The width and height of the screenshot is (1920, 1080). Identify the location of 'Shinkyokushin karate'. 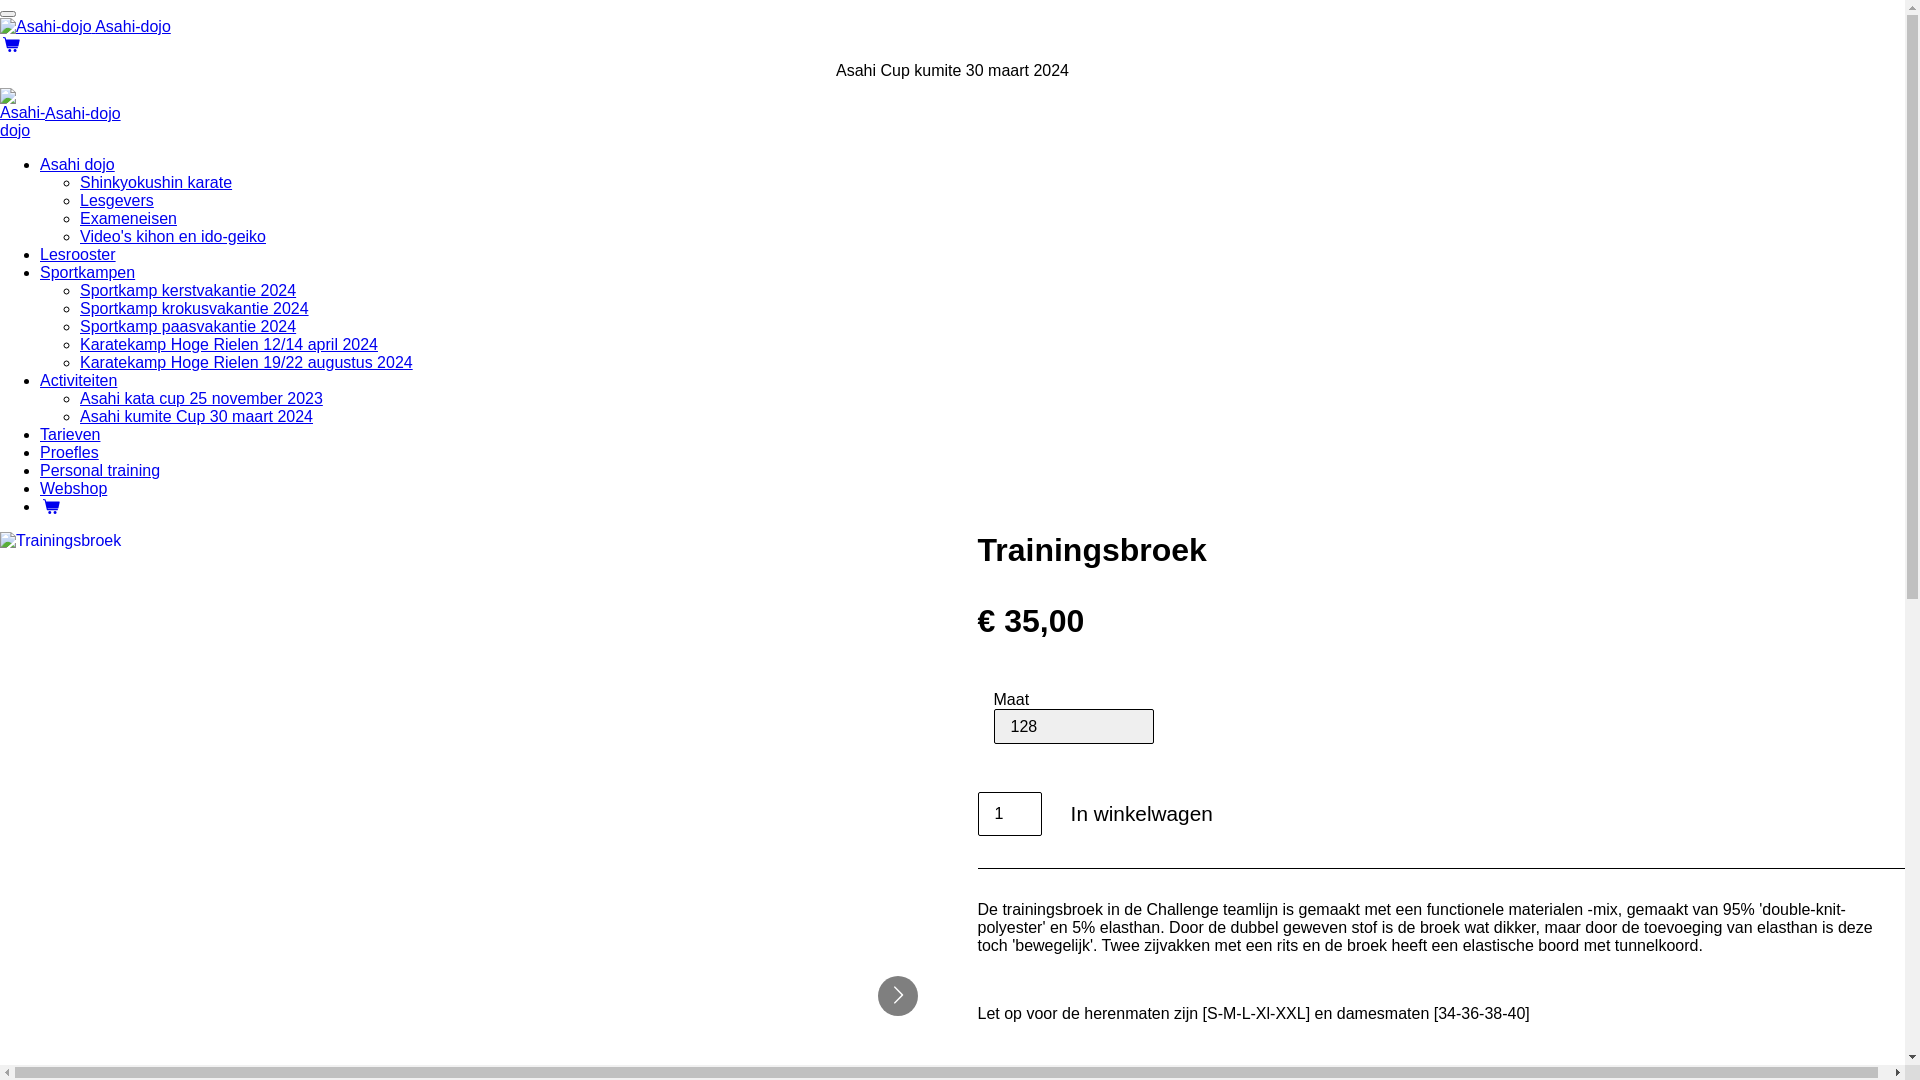
(80, 182).